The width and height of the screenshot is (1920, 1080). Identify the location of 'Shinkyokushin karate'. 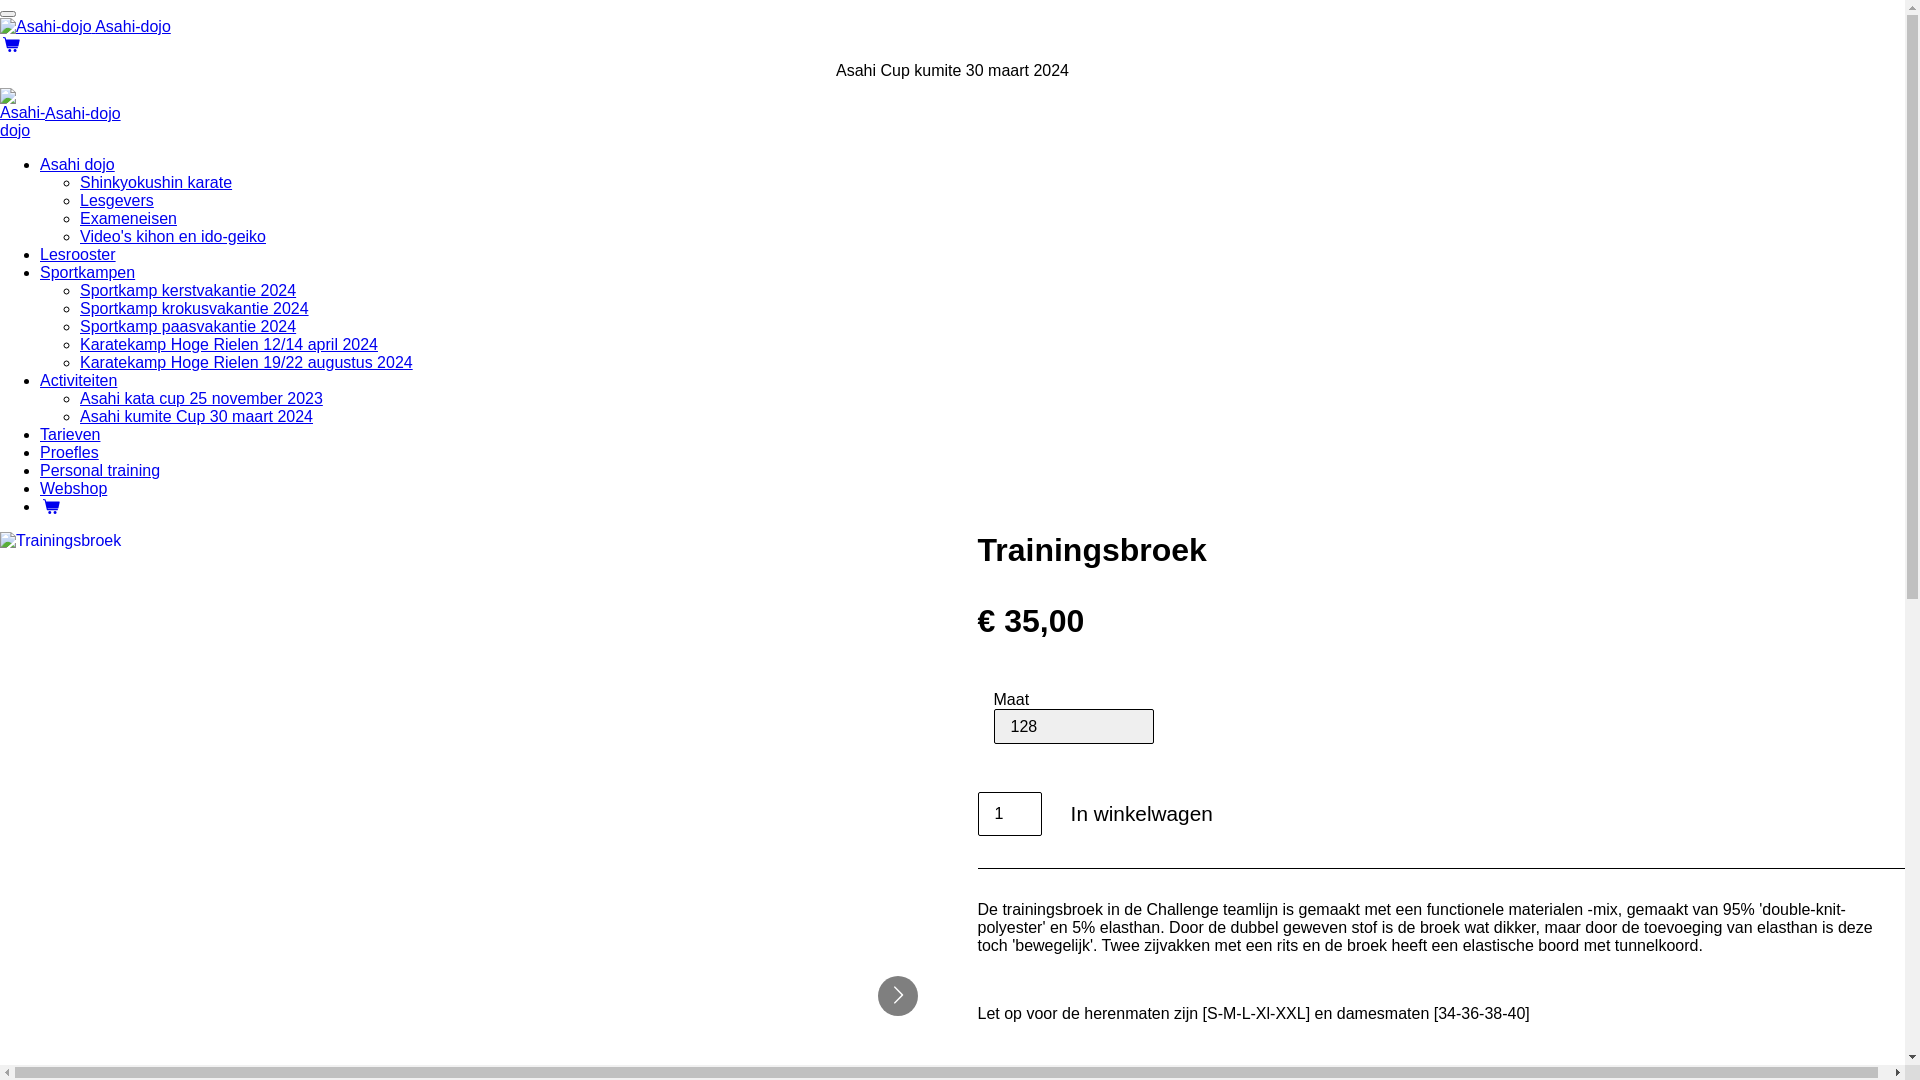
(80, 182).